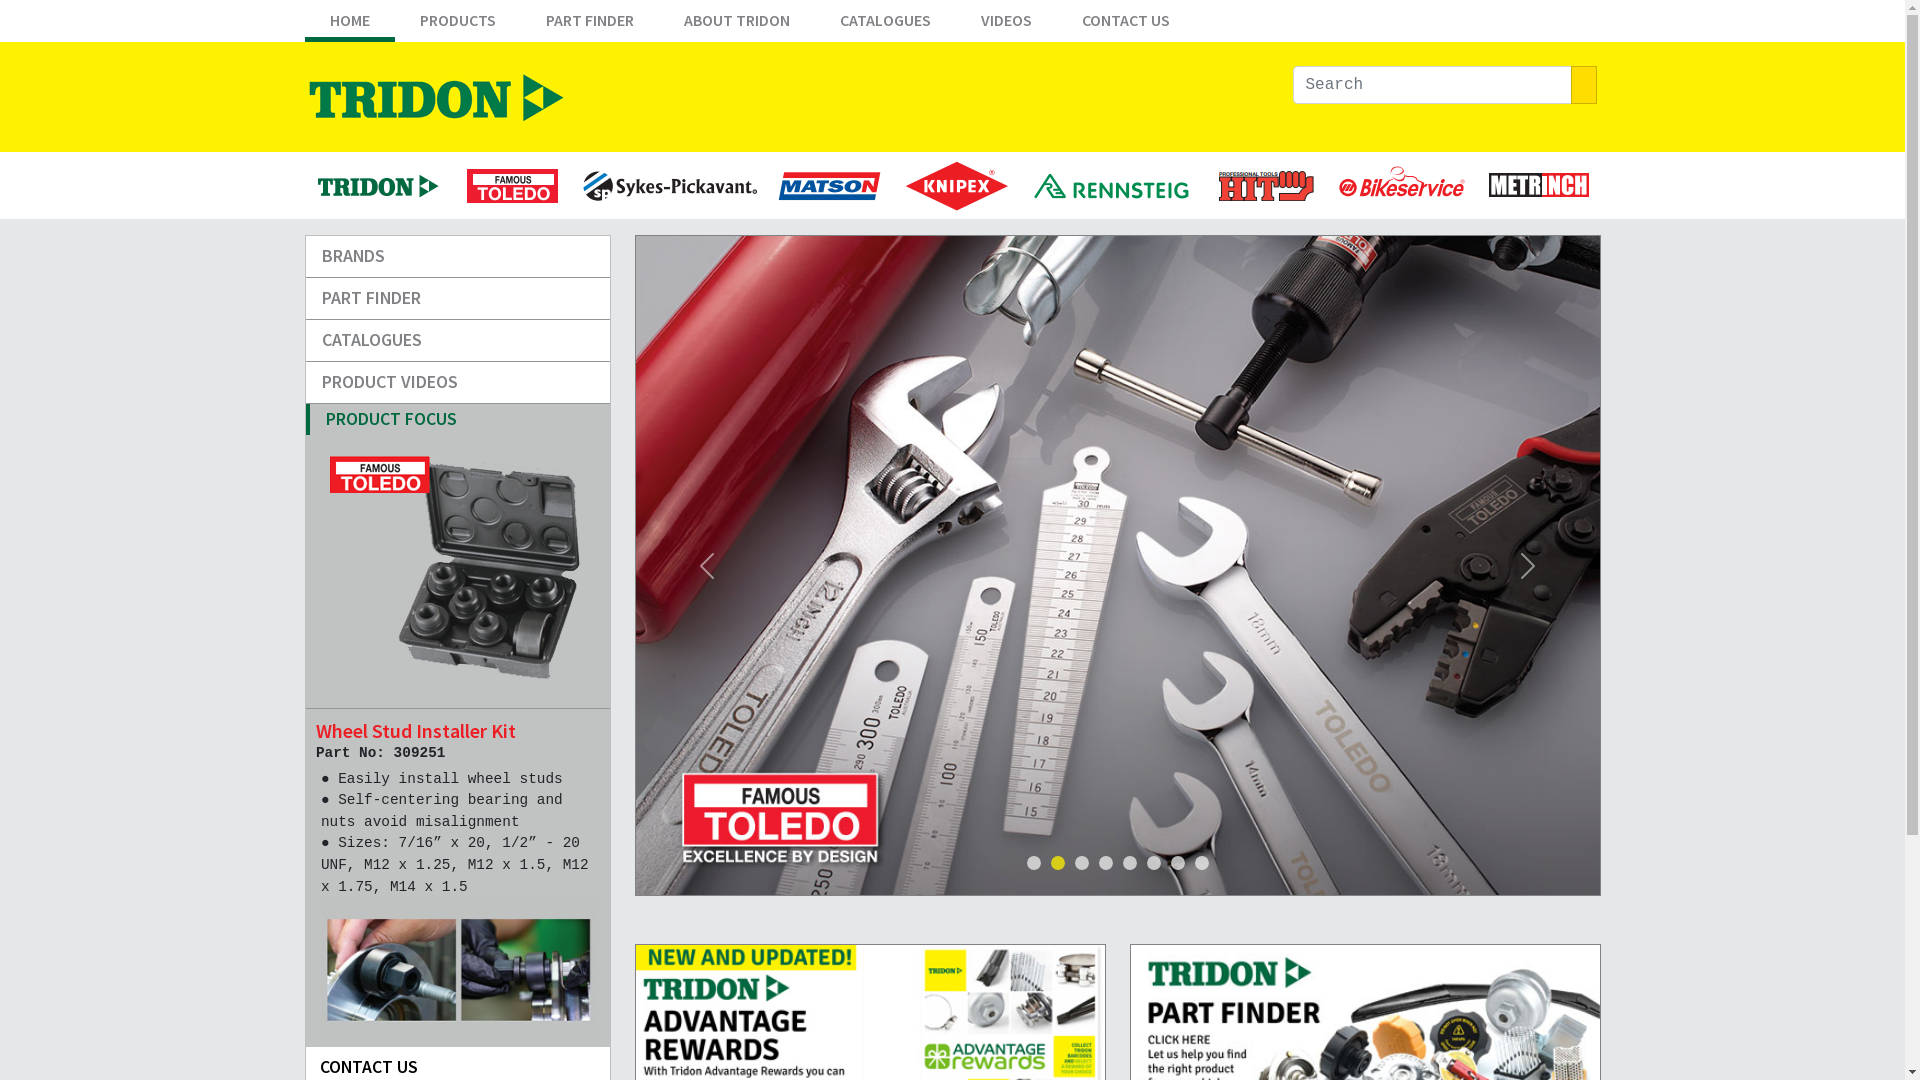 The height and width of the screenshot is (1080, 1920). Describe the element at coordinates (632, 565) in the screenshot. I see `'Previous'` at that location.